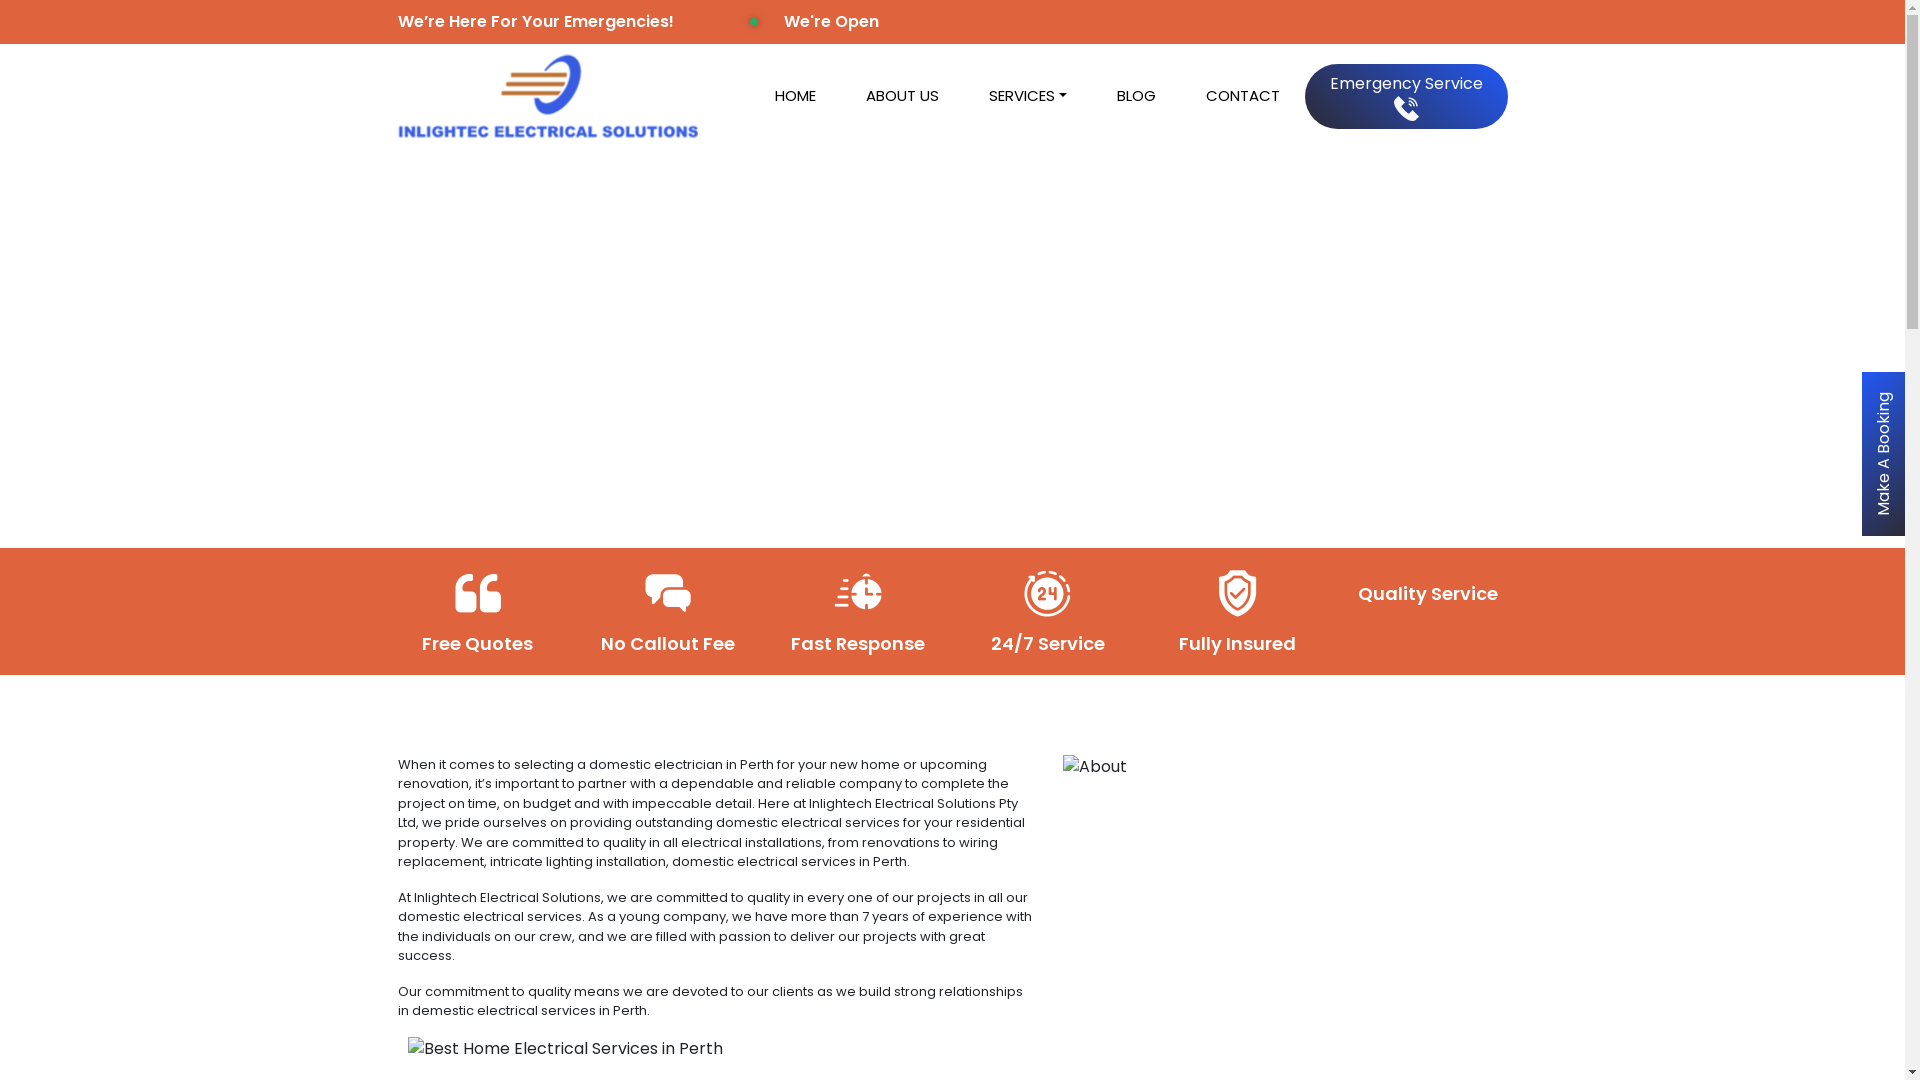  What do you see at coordinates (1241, 96) in the screenshot?
I see `'CONTACT'` at bounding box center [1241, 96].